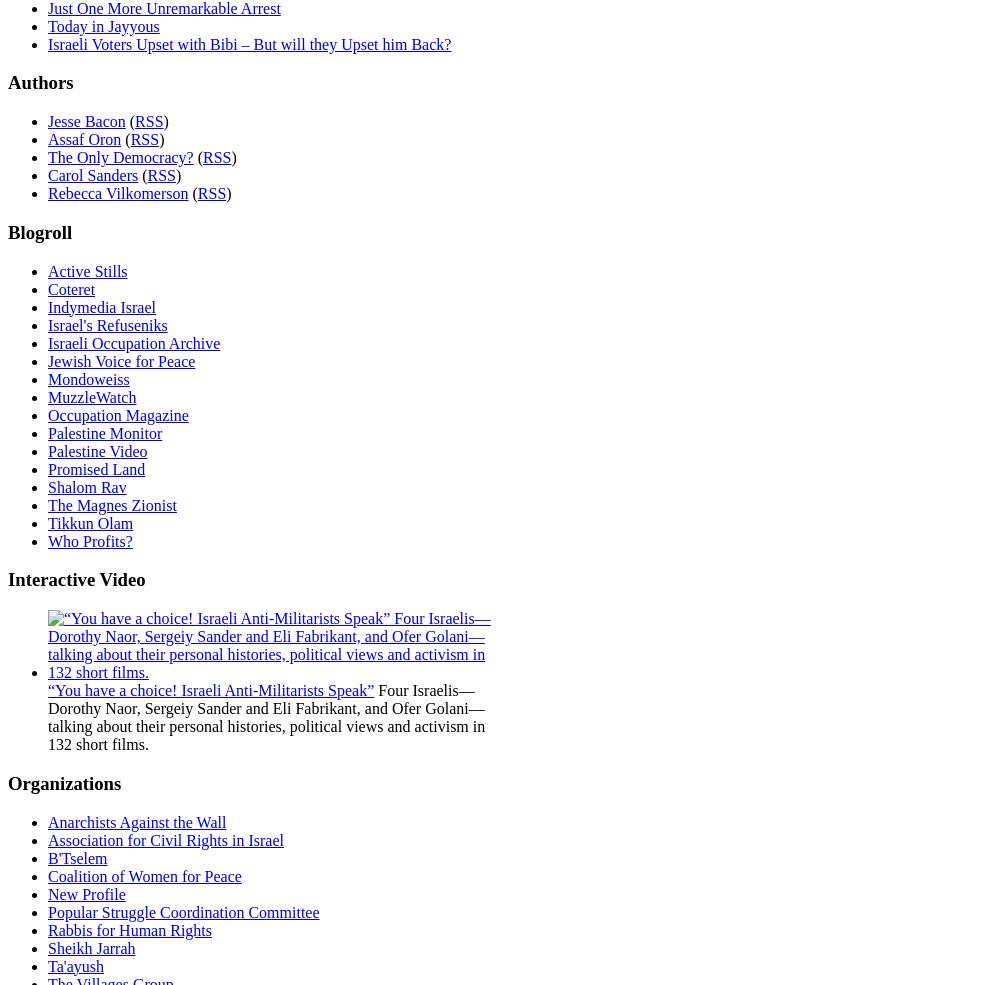 The width and height of the screenshot is (982, 985). Describe the element at coordinates (76, 856) in the screenshot. I see `'B'Tselem'` at that location.